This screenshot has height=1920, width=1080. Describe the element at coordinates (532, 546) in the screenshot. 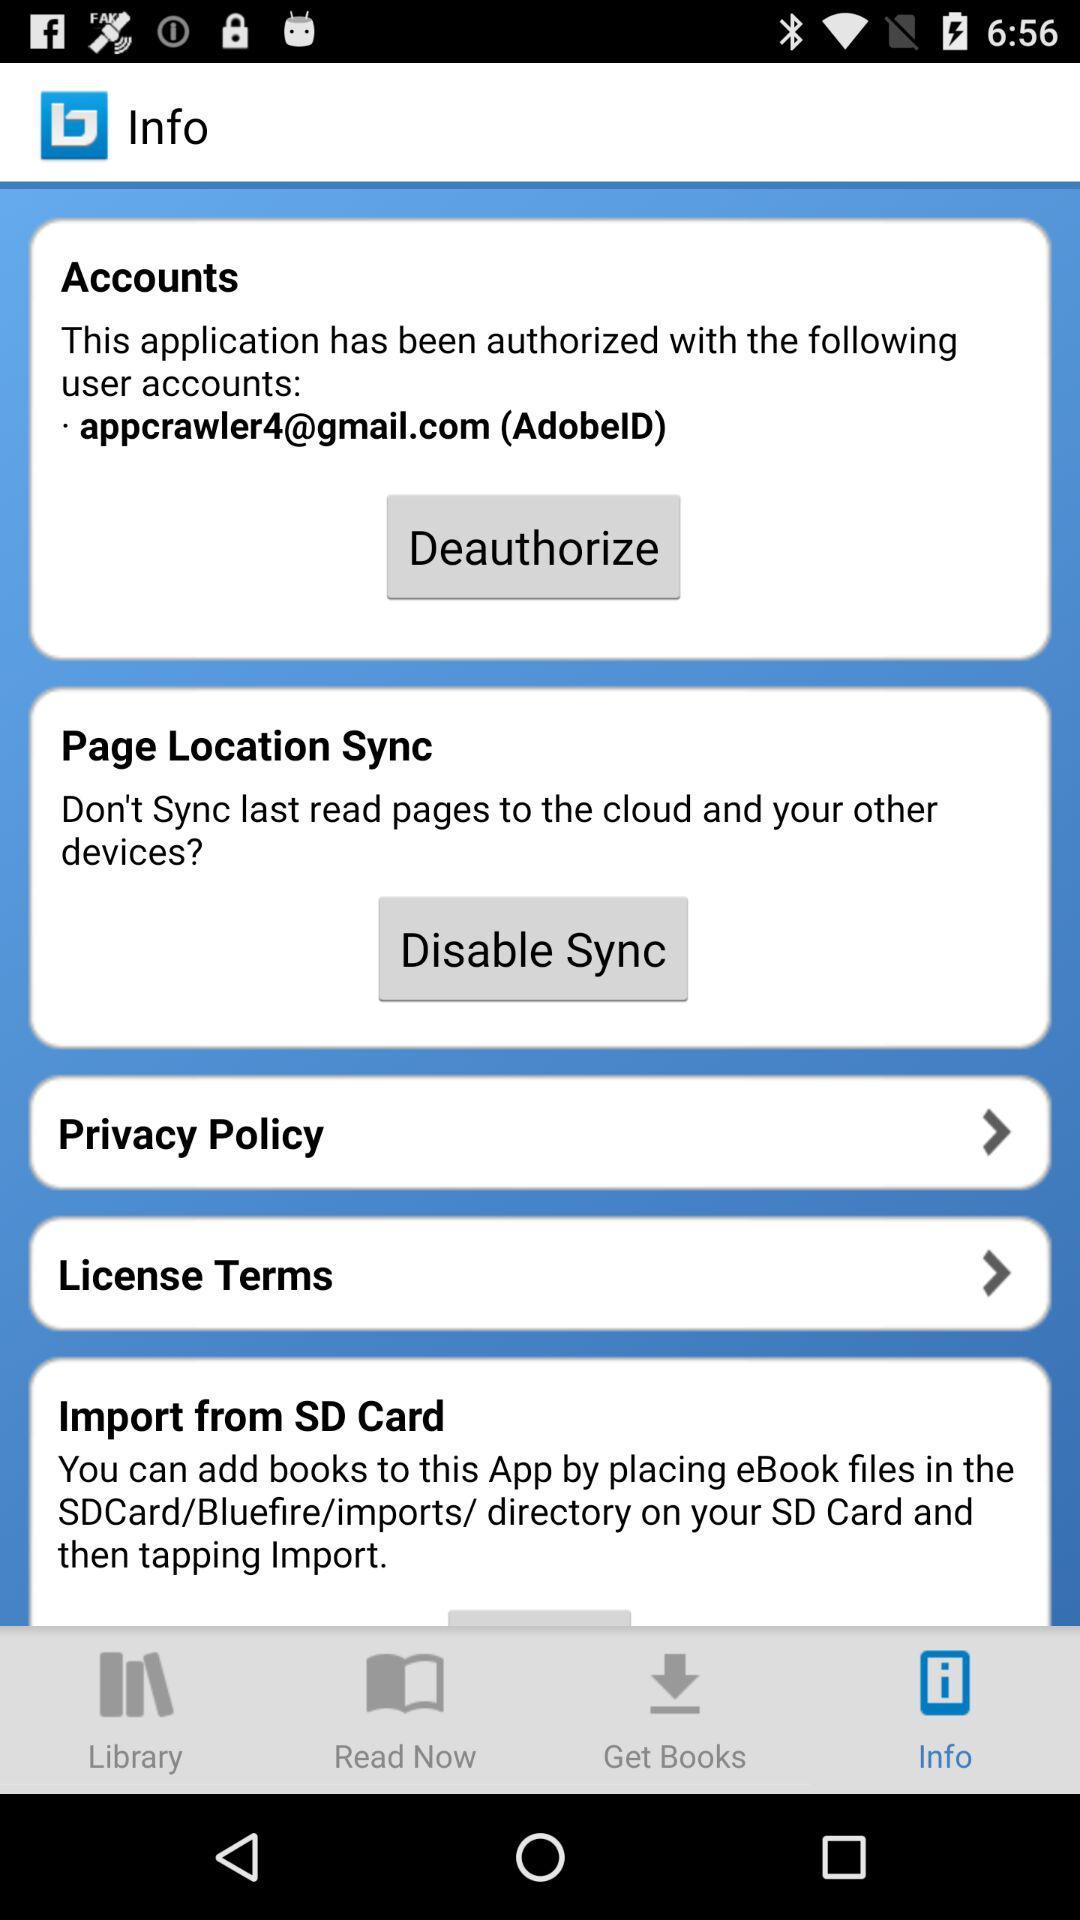

I see `the deauthorize icon` at that location.